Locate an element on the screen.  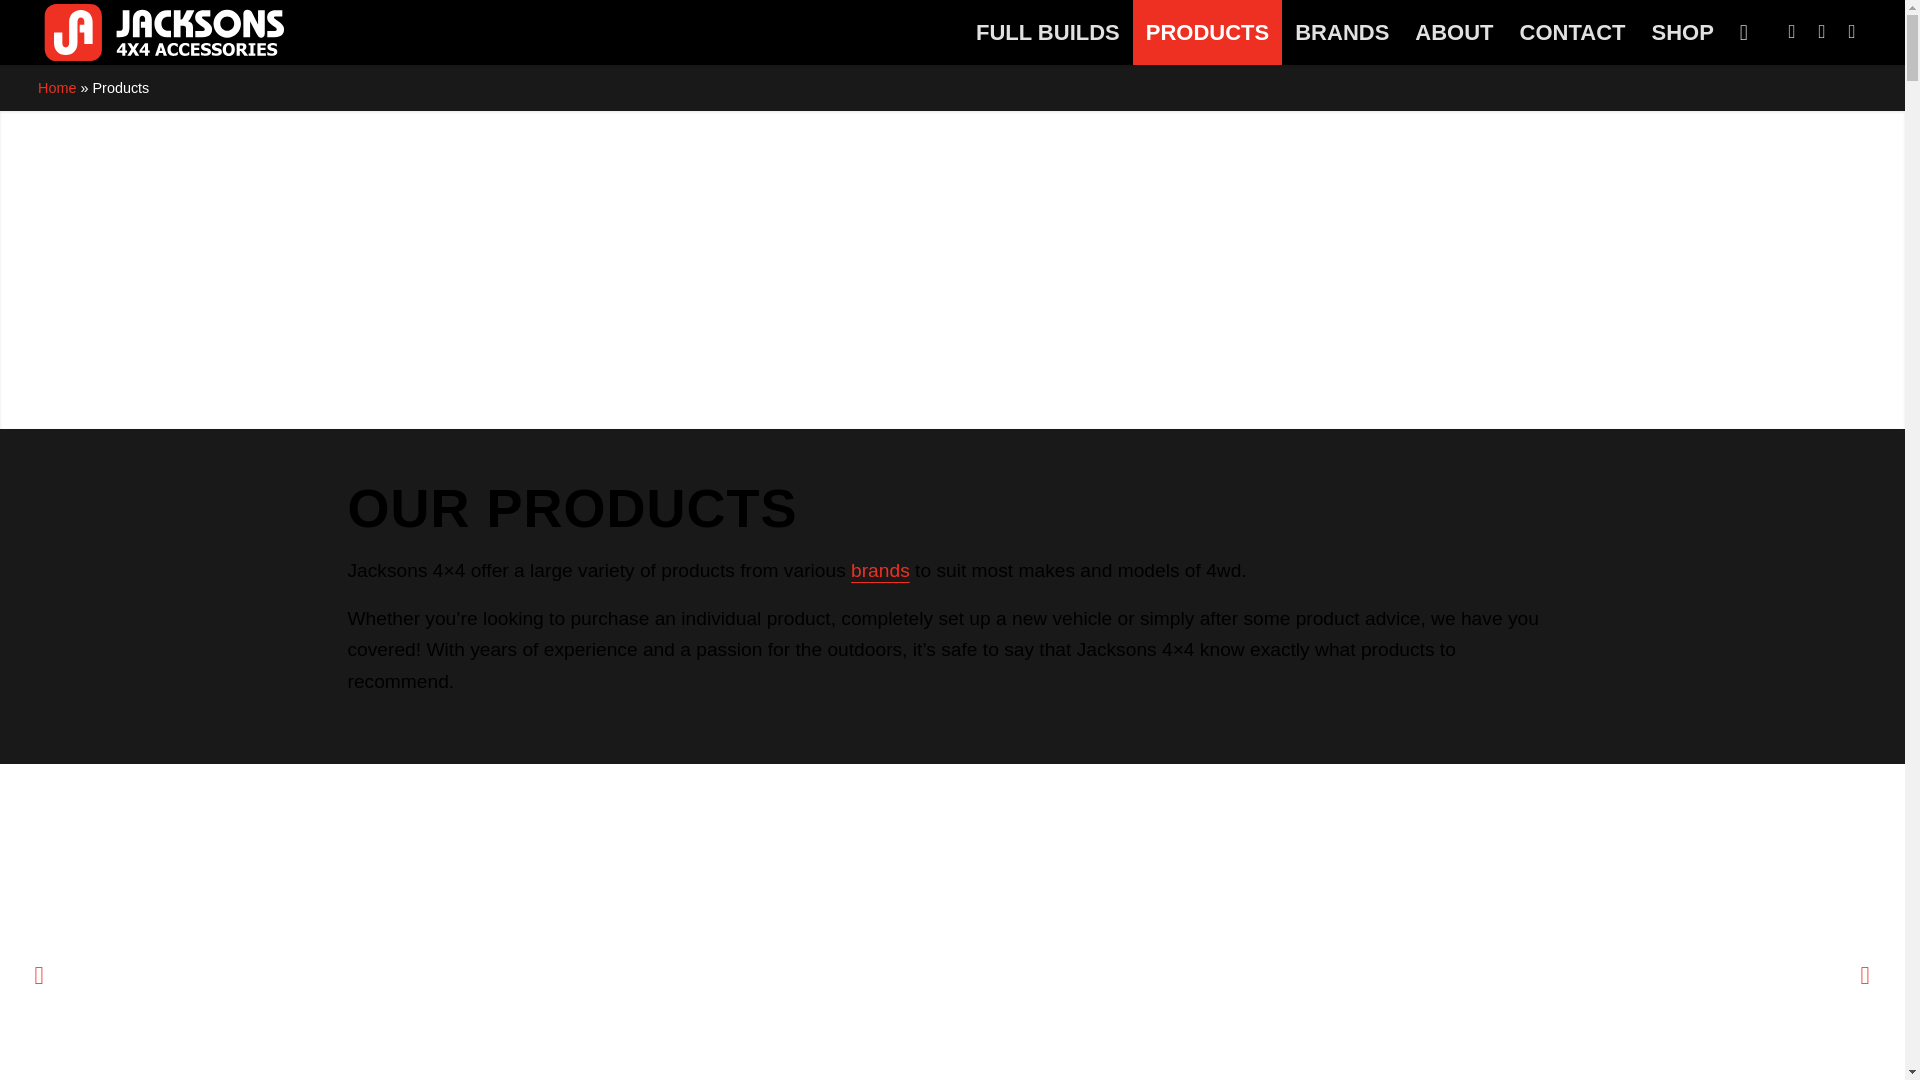
'Home' is located at coordinates (57, 87).